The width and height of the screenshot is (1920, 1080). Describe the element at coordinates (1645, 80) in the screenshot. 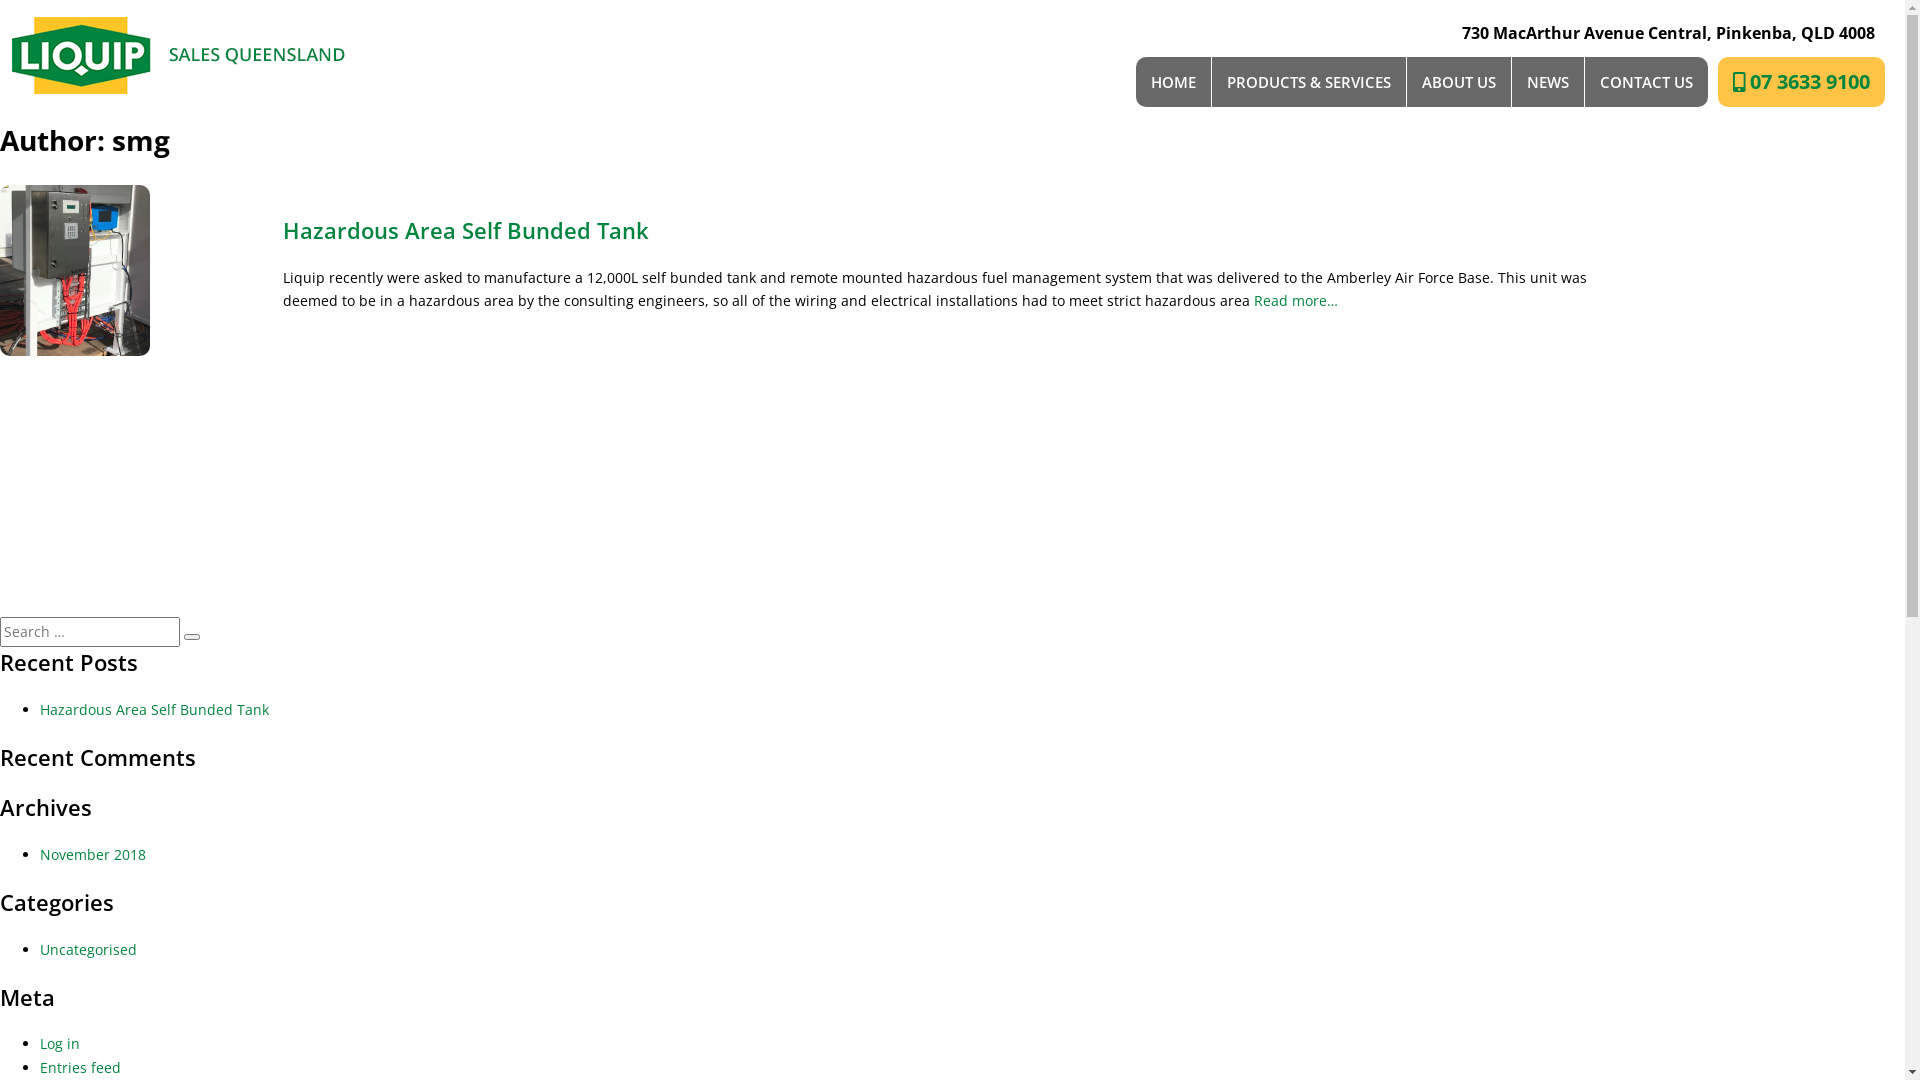

I see `'CONTACT US'` at that location.